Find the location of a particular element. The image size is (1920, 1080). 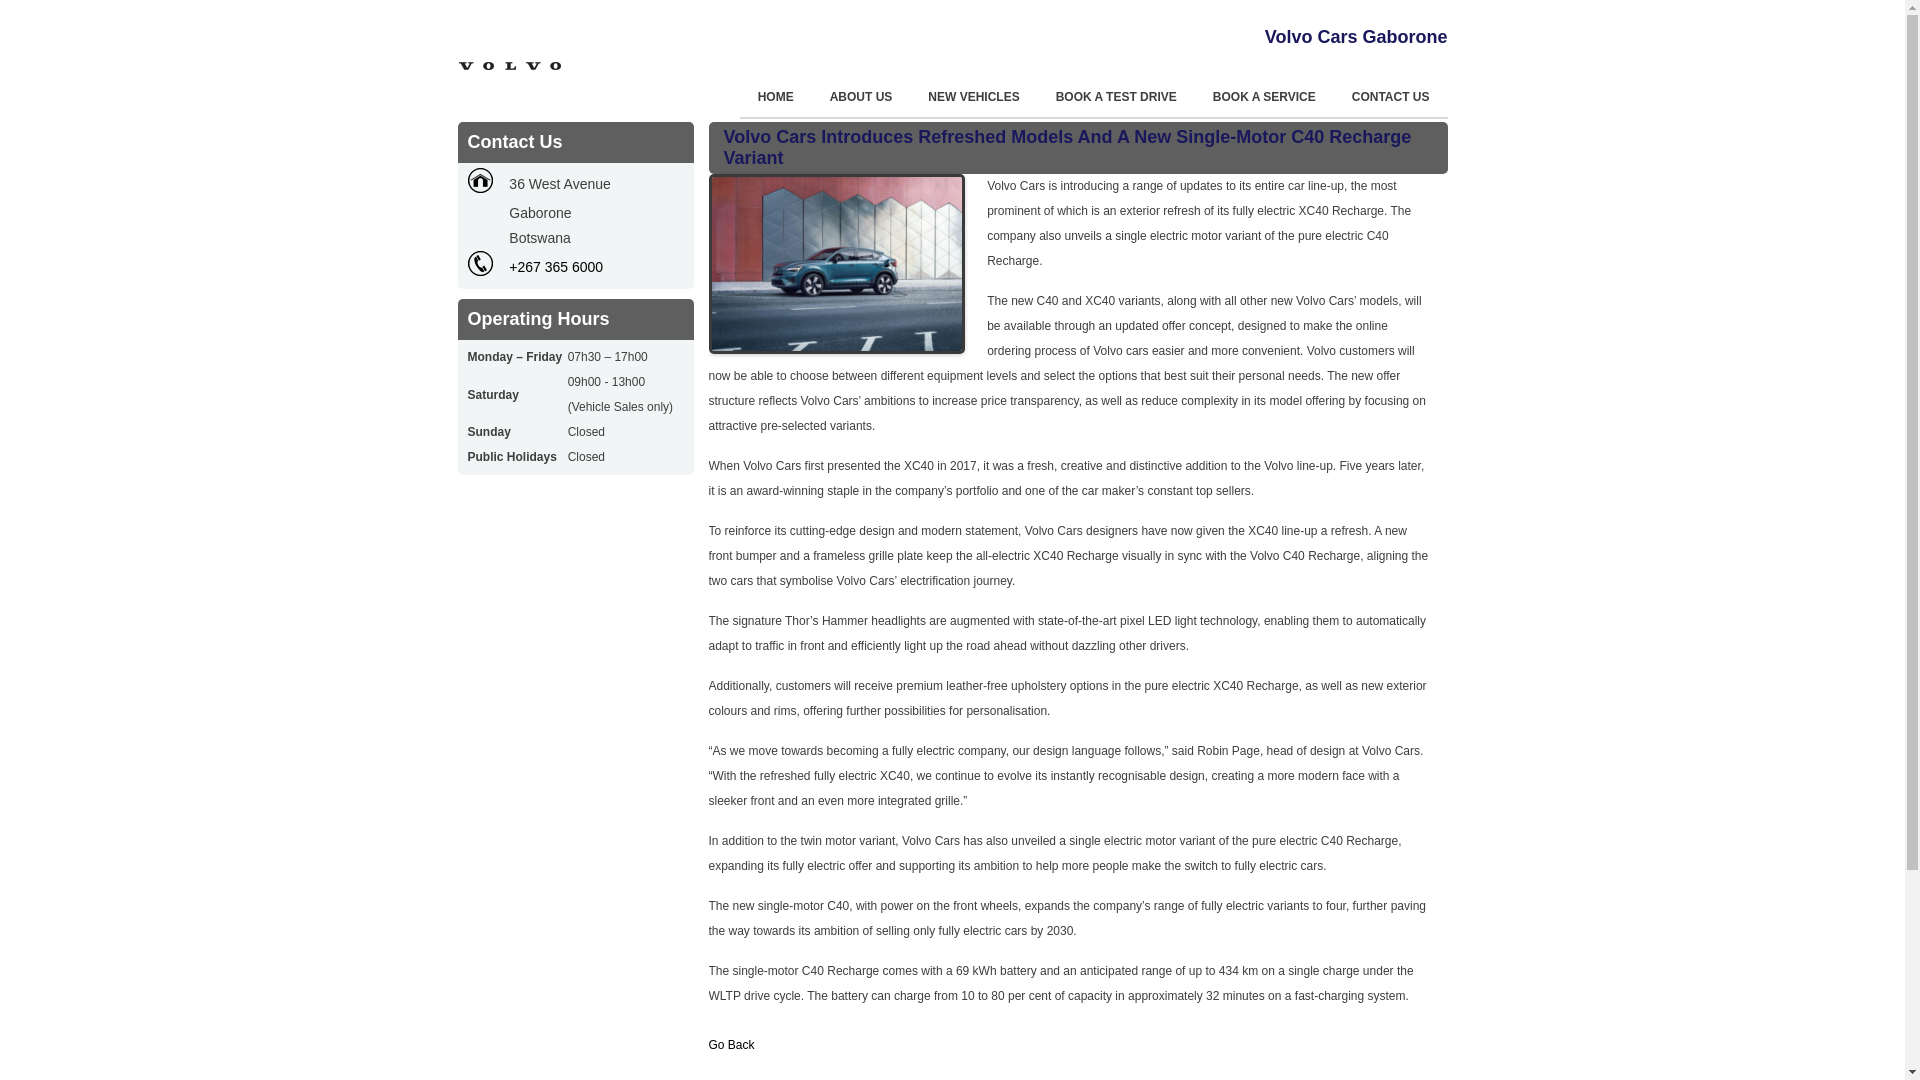

'BOOK A SERVICE' is located at coordinates (1195, 97).